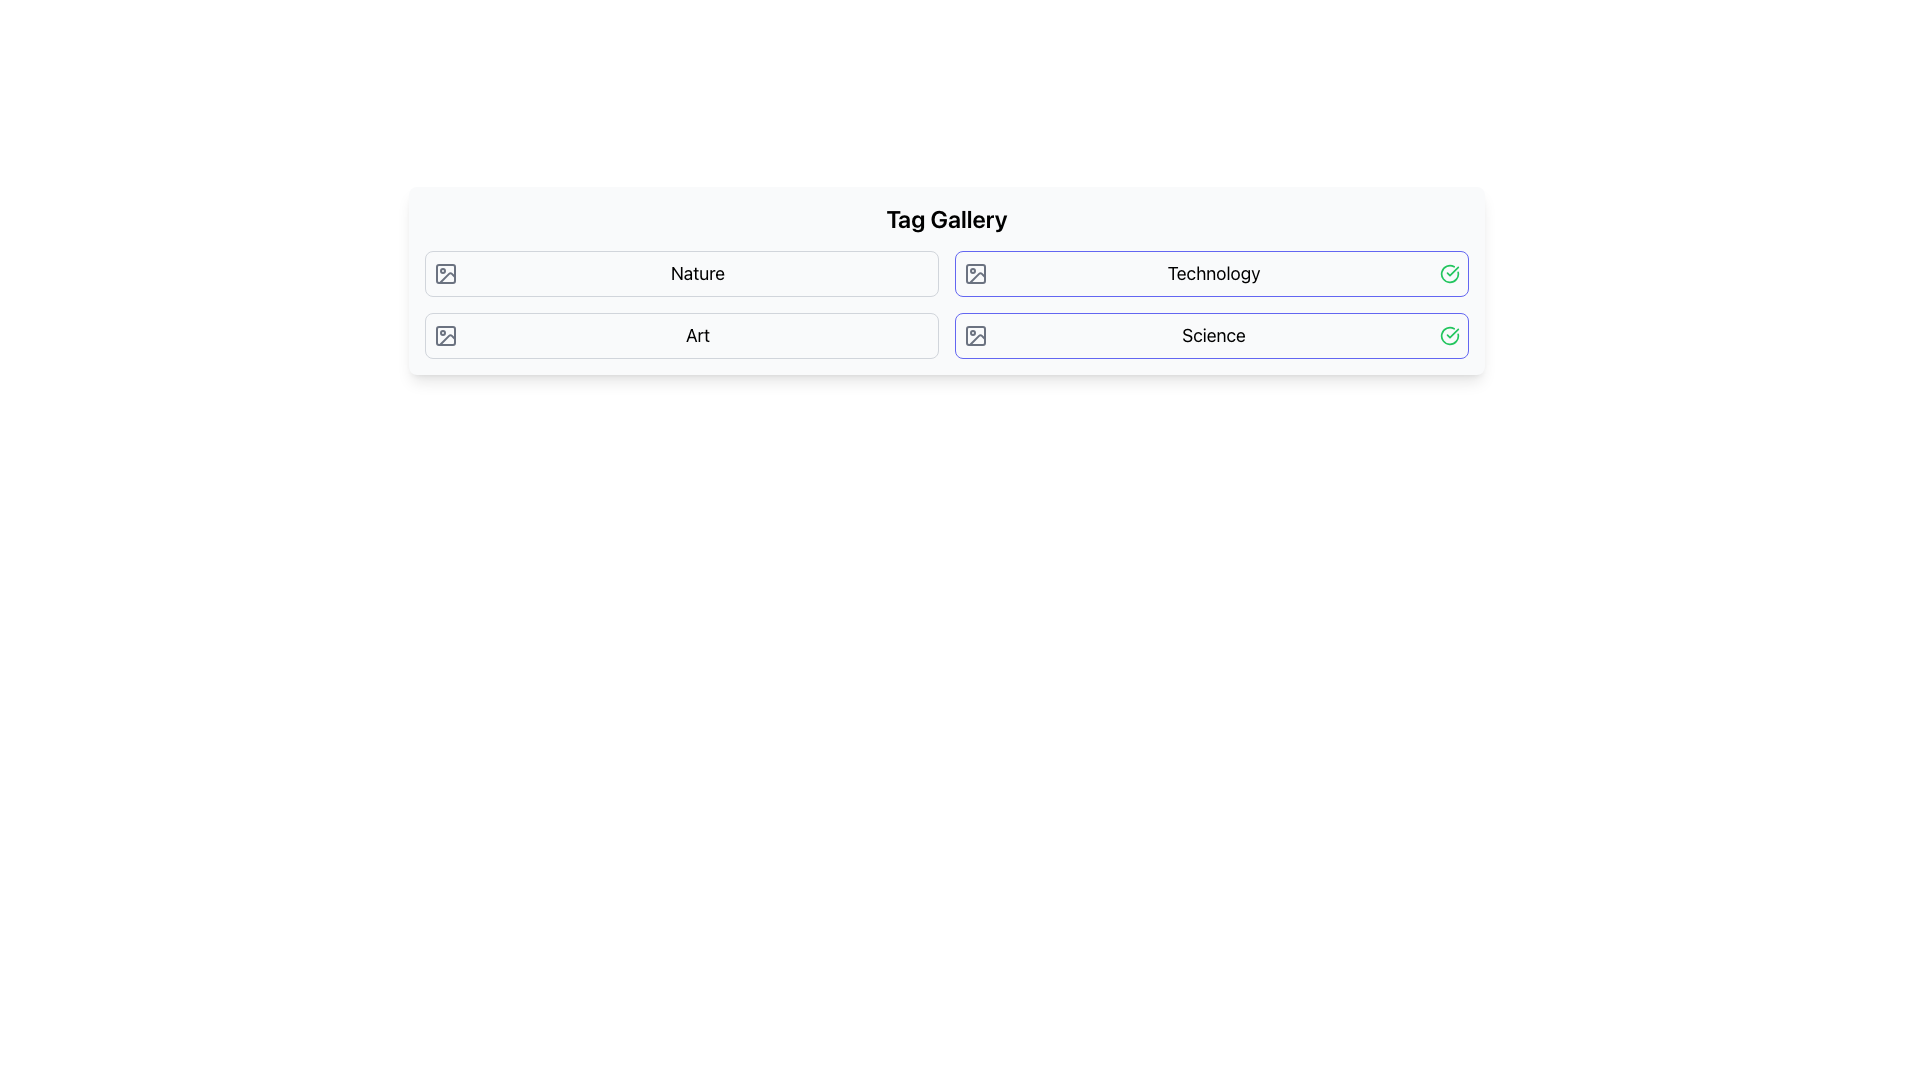  I want to click on the text label displaying 'Technology' which is centrally aligned within a button-like structure, located in the second row under the 'Tag Gallery' heading, flanked by a placeholder image icon on the left and a green checkmark on the right, so click(1213, 273).